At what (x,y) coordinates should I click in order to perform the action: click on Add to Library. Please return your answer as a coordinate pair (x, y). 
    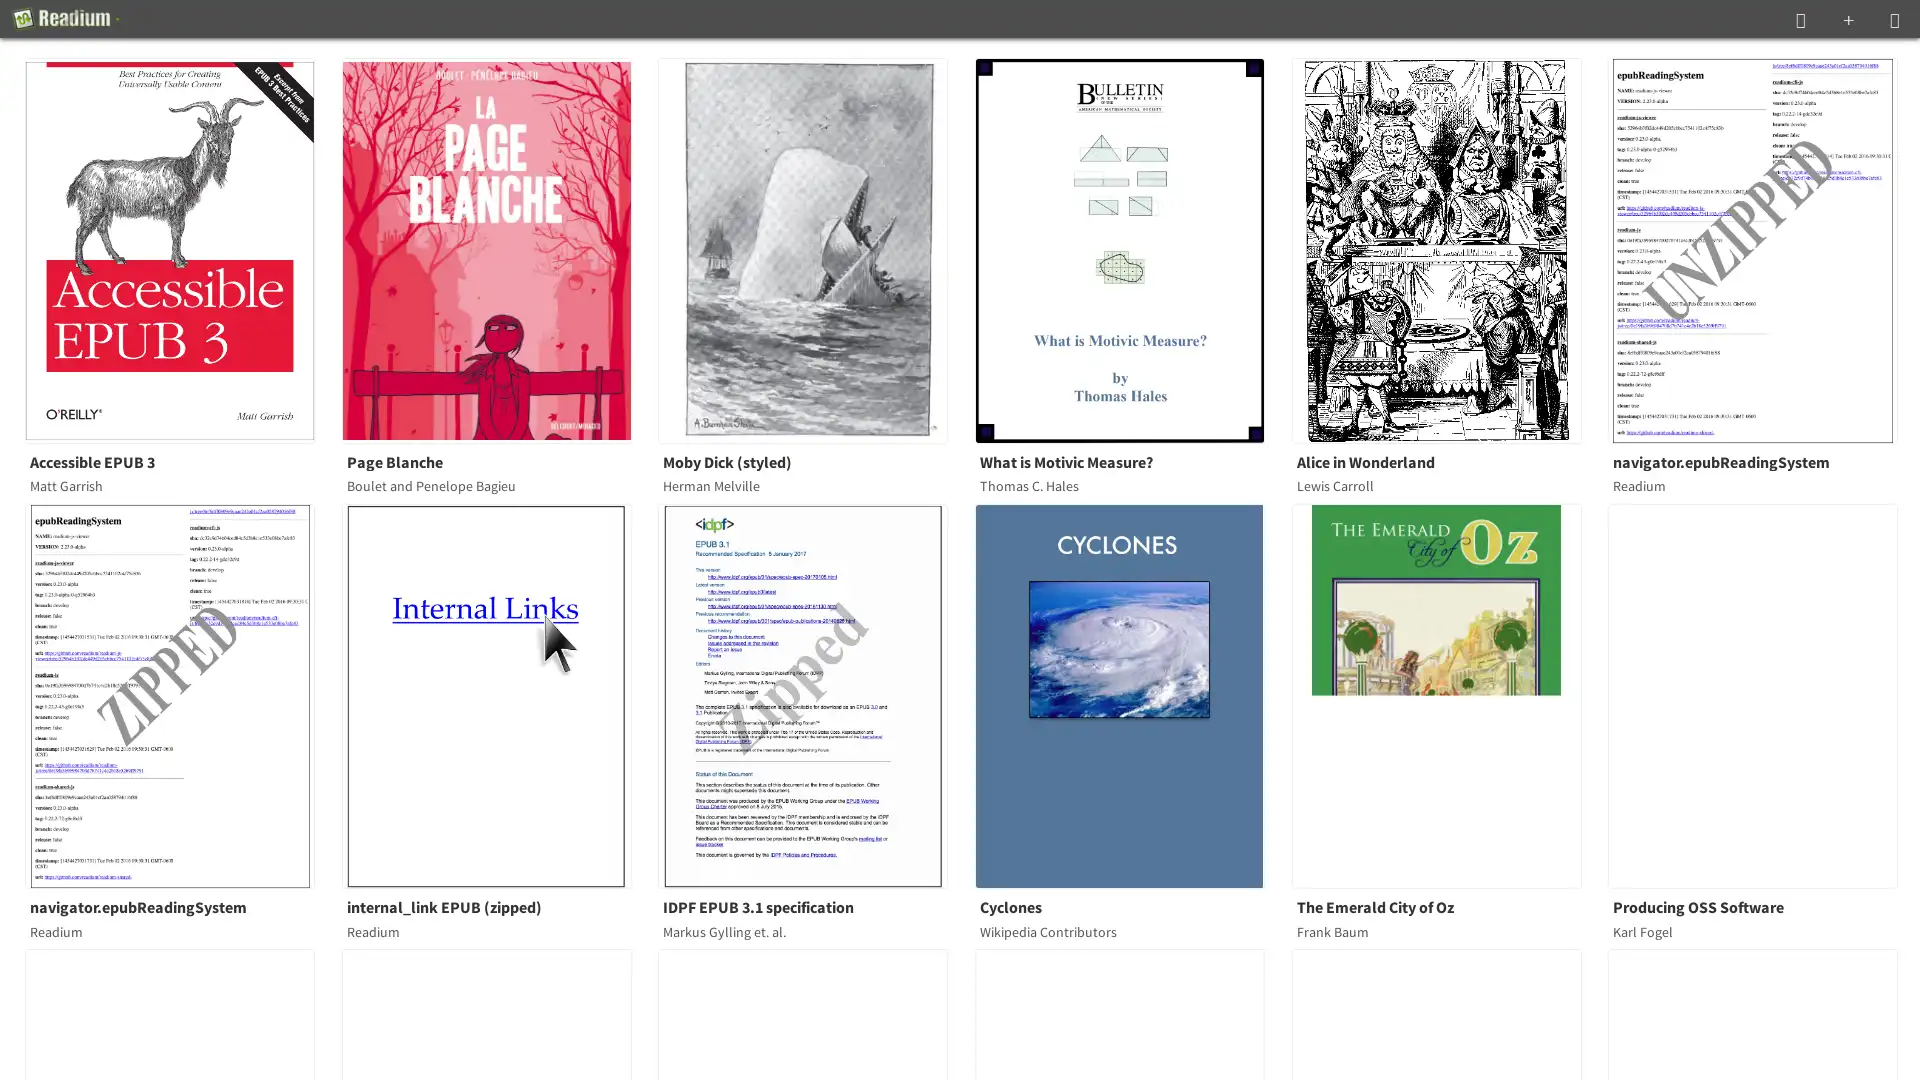
    Looking at the image, I should click on (1847, 19).